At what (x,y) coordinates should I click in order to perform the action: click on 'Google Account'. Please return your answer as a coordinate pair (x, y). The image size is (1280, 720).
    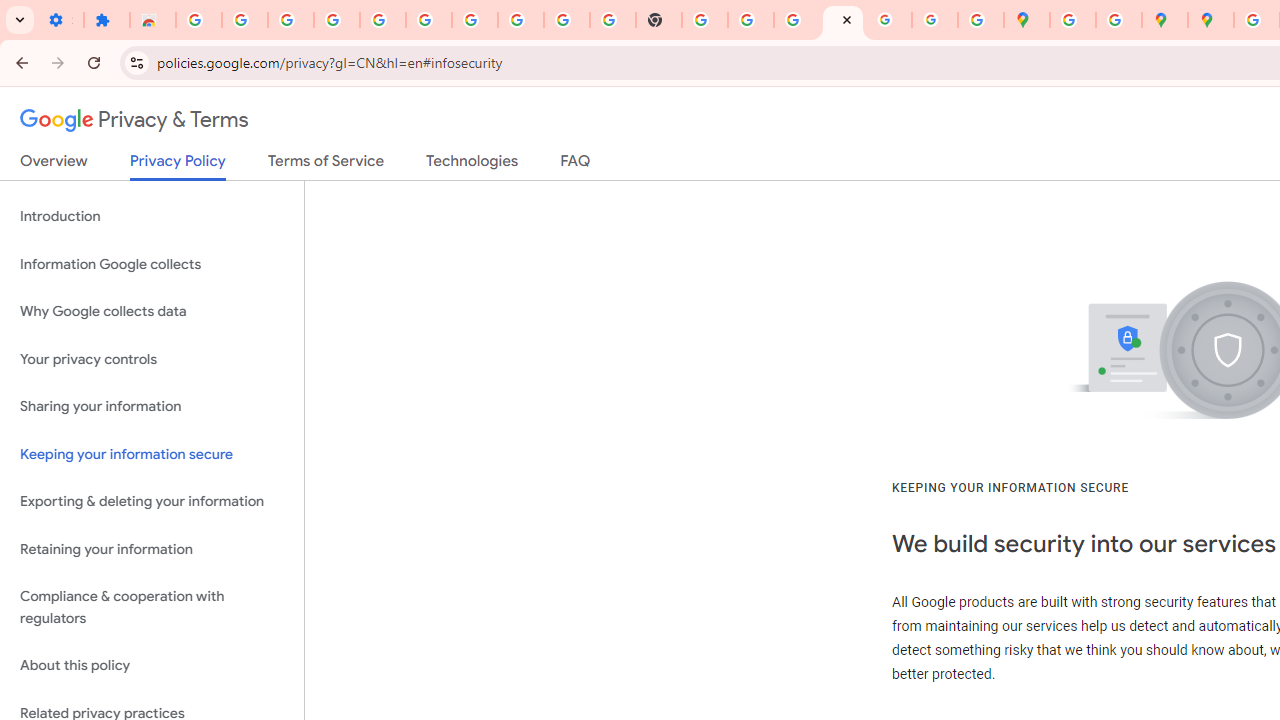
    Looking at the image, I should click on (520, 20).